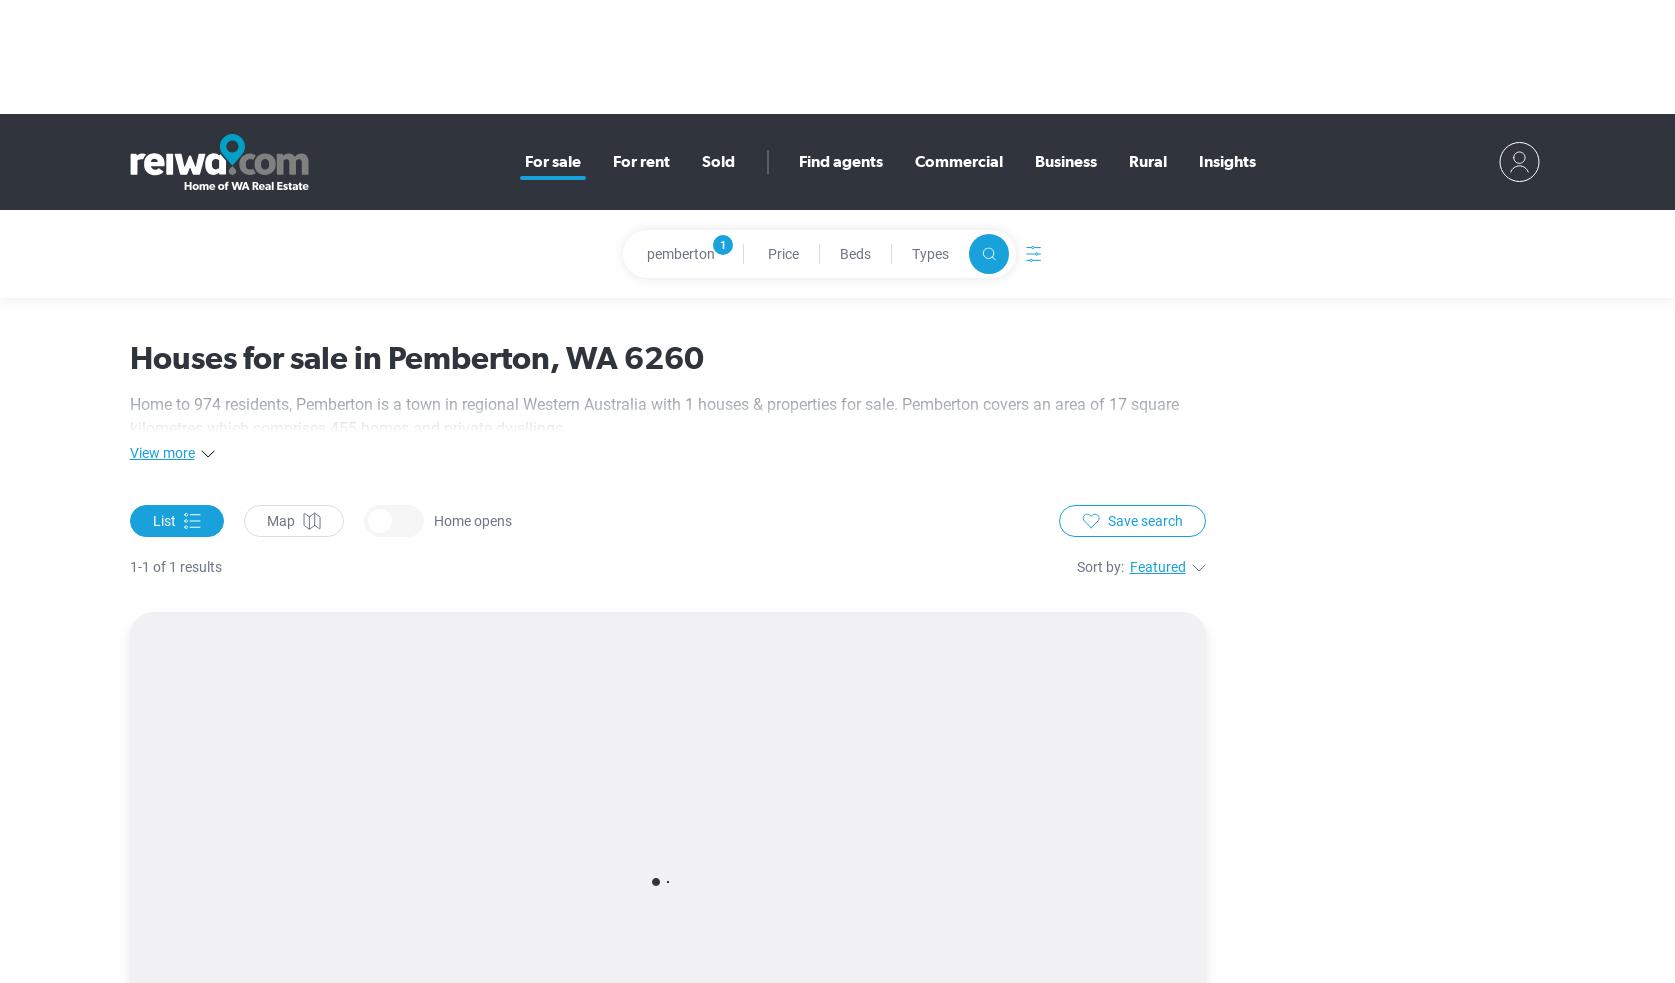 This screenshot has width=1675, height=983. Describe the element at coordinates (1197, 160) in the screenshot. I see `'Insights'` at that location.